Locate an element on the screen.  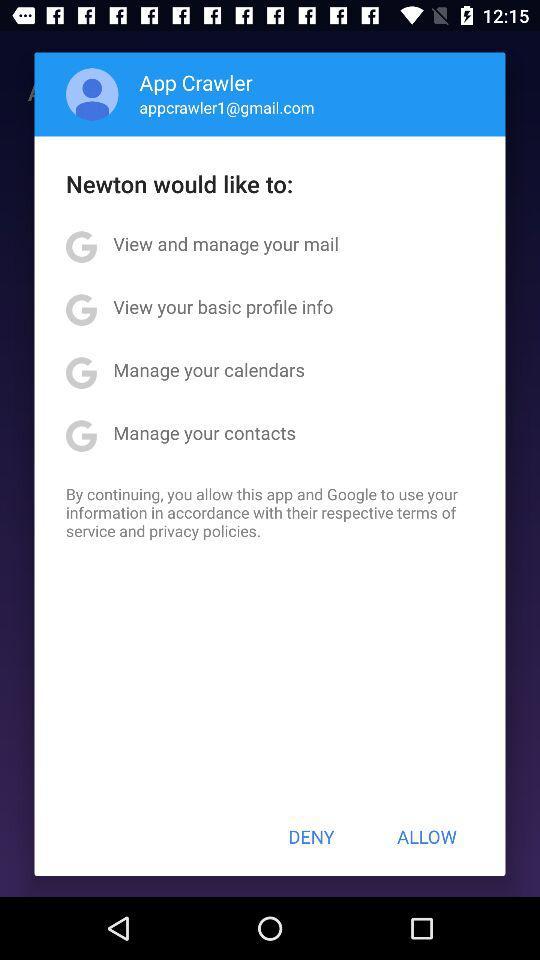
icon below by continuing you app is located at coordinates (311, 836).